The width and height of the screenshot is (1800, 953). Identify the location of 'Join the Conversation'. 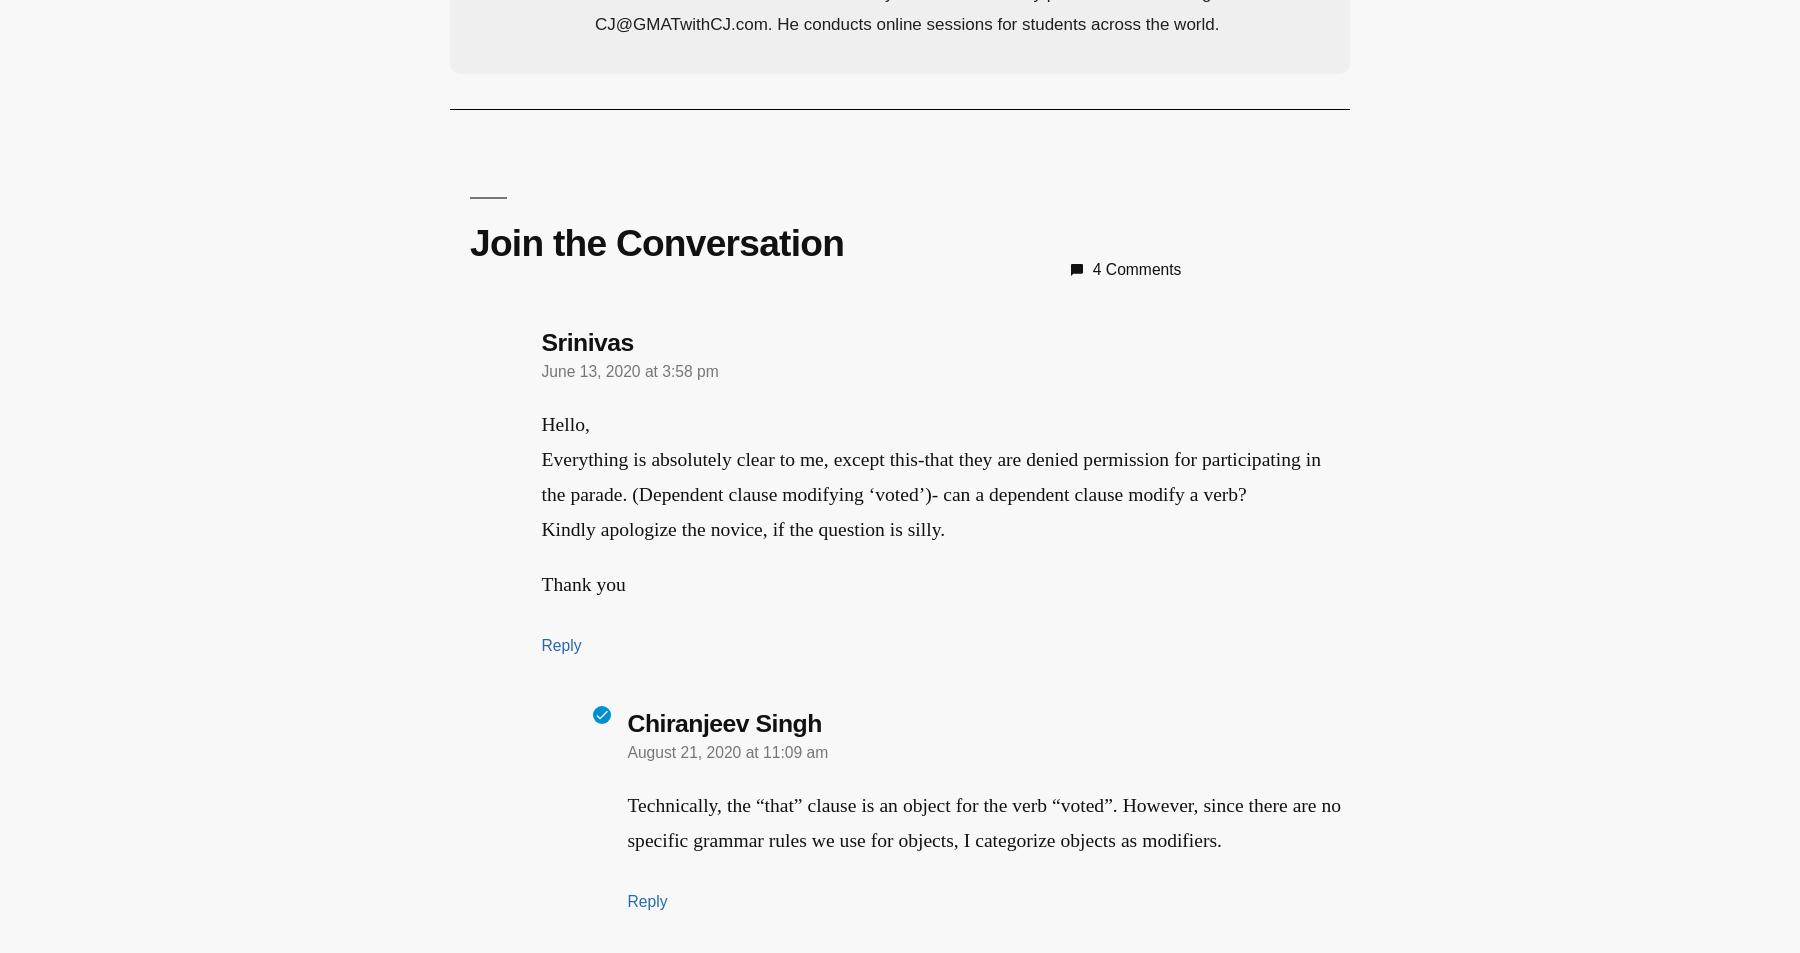
(646, 240).